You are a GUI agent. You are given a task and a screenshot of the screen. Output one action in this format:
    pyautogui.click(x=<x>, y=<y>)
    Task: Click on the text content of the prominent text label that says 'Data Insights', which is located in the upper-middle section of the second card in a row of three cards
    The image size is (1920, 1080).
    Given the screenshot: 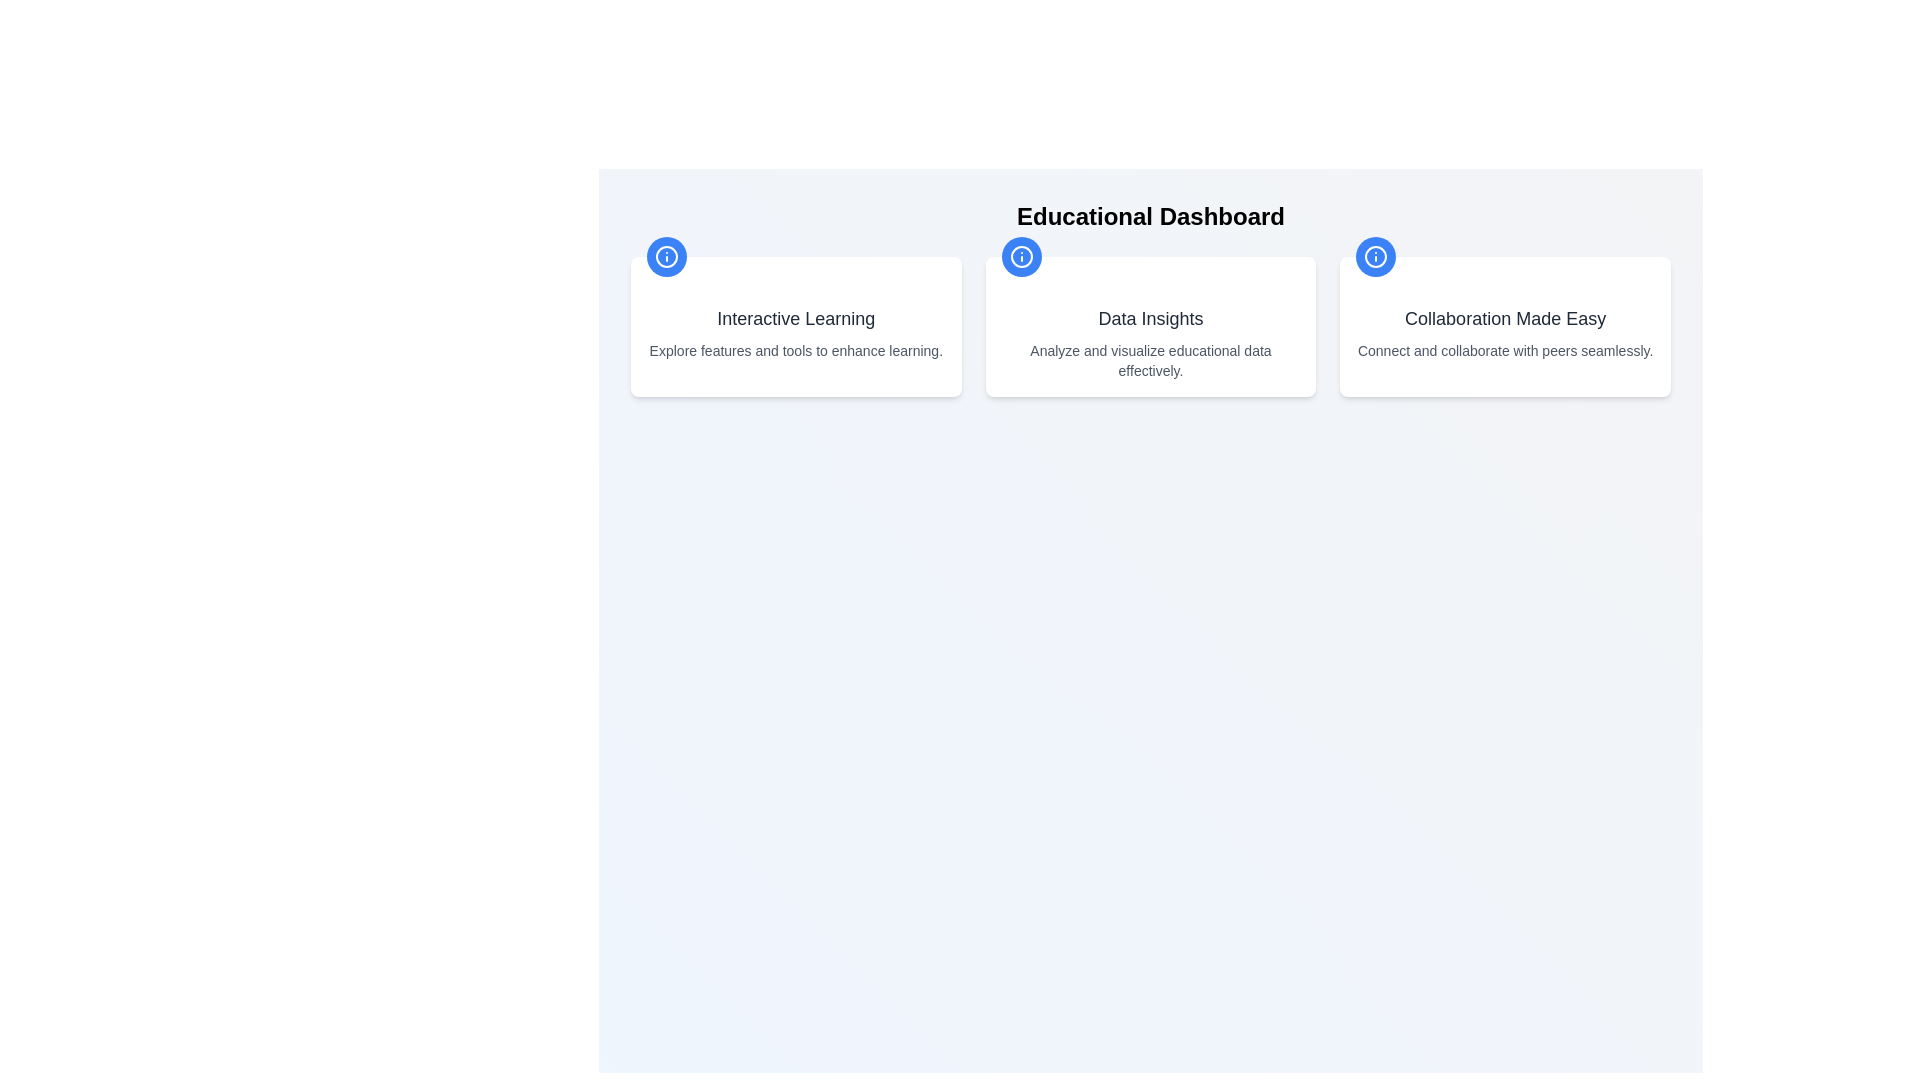 What is the action you would take?
    pyautogui.click(x=1151, y=318)
    